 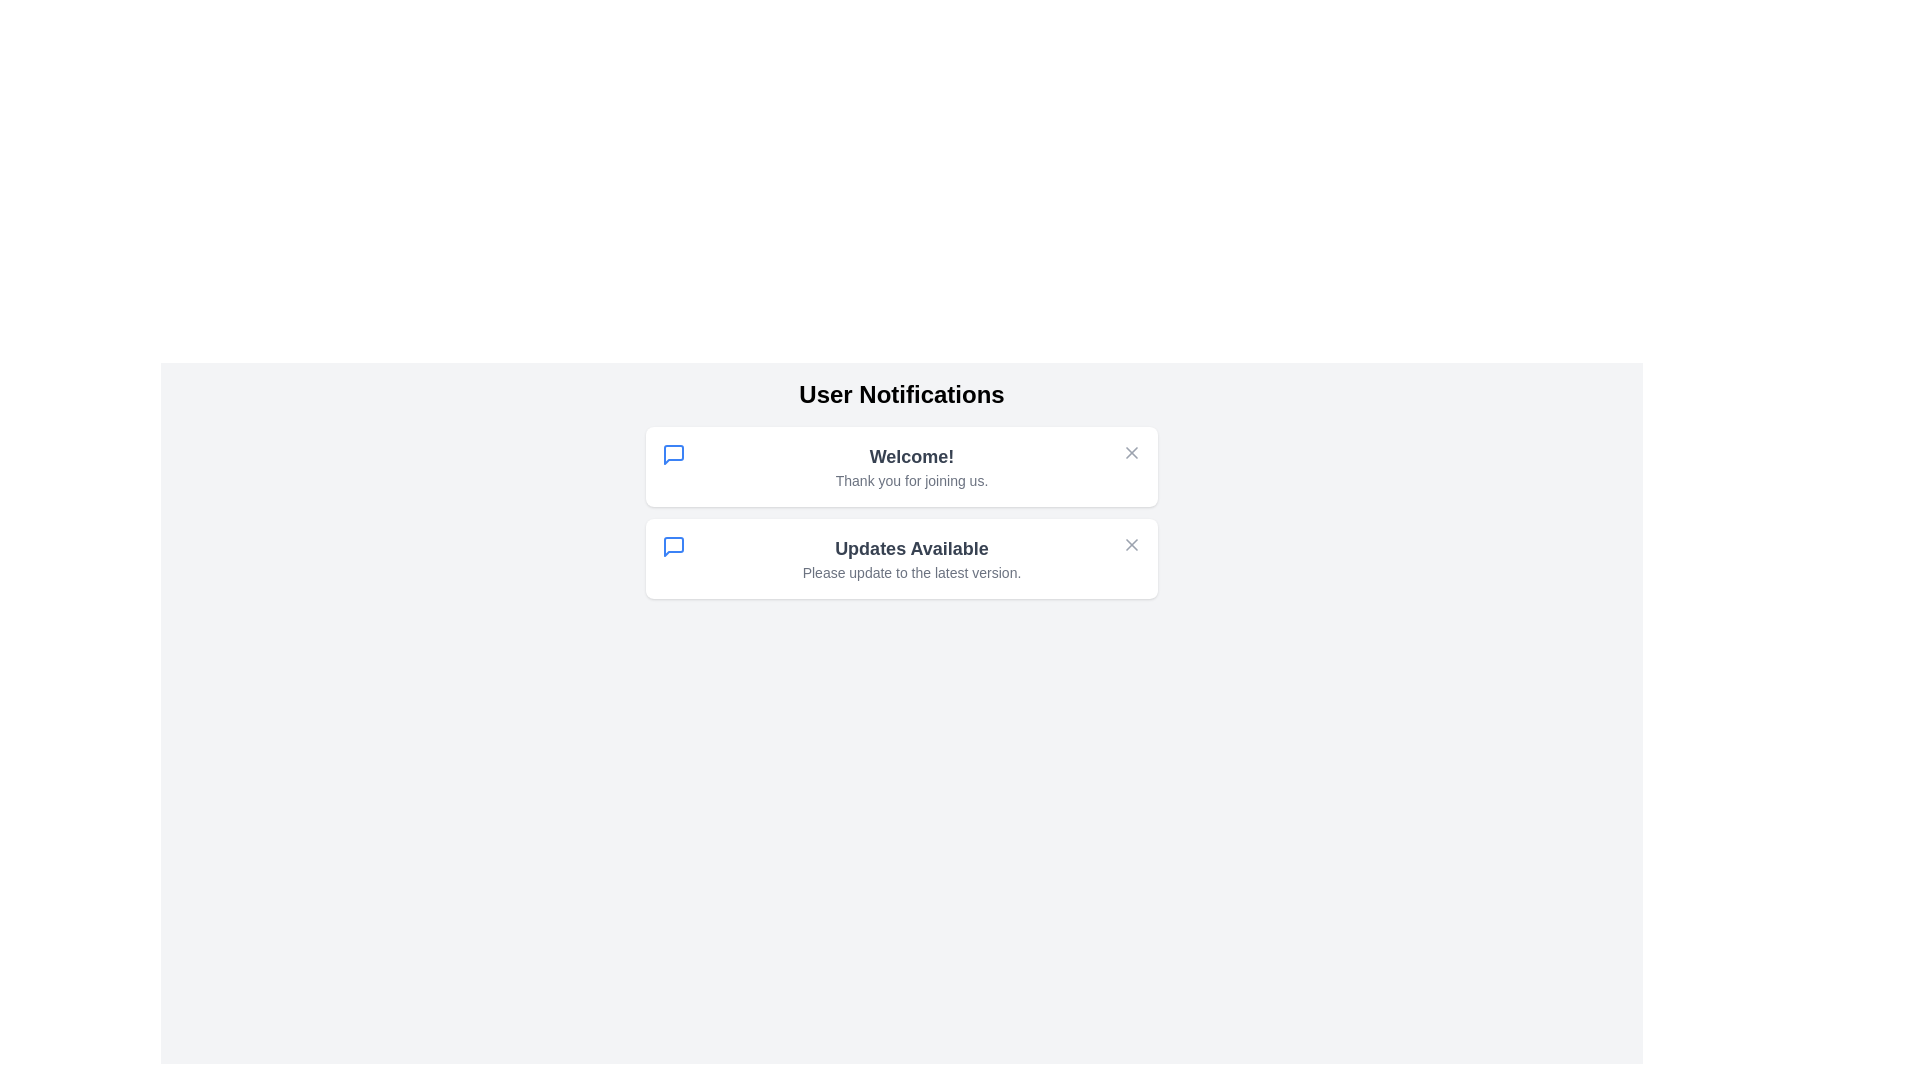 What do you see at coordinates (911, 481) in the screenshot?
I see `the text label that says 'Thank you for joining us.' which is displayed in a muted gray font, located directly below the 'Welcome!' text in a notification card` at bounding box center [911, 481].